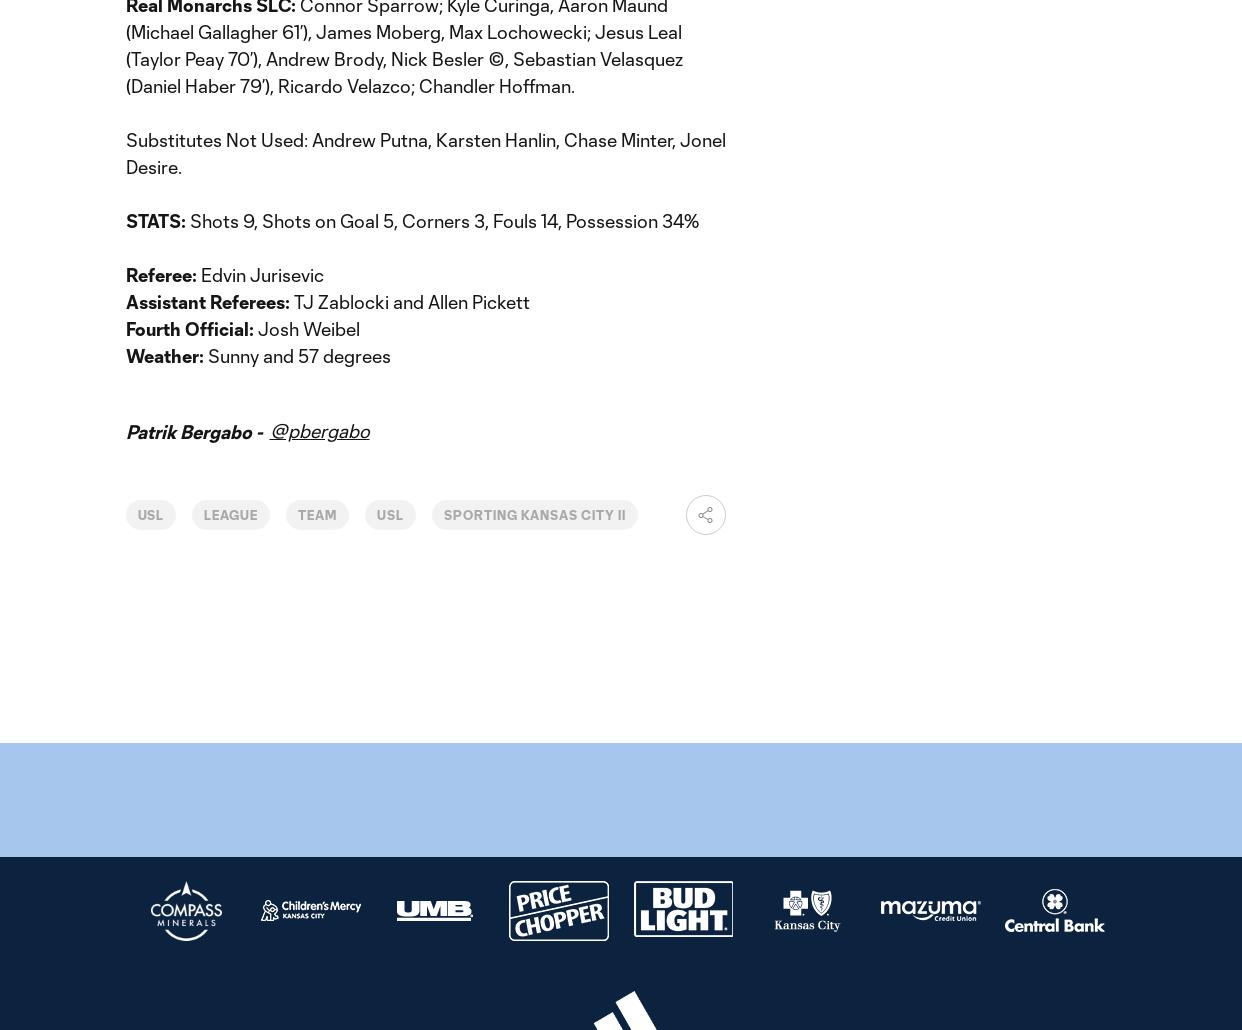  What do you see at coordinates (291, 300) in the screenshot?
I see `'TJ Zablocki and Allen Pickett'` at bounding box center [291, 300].